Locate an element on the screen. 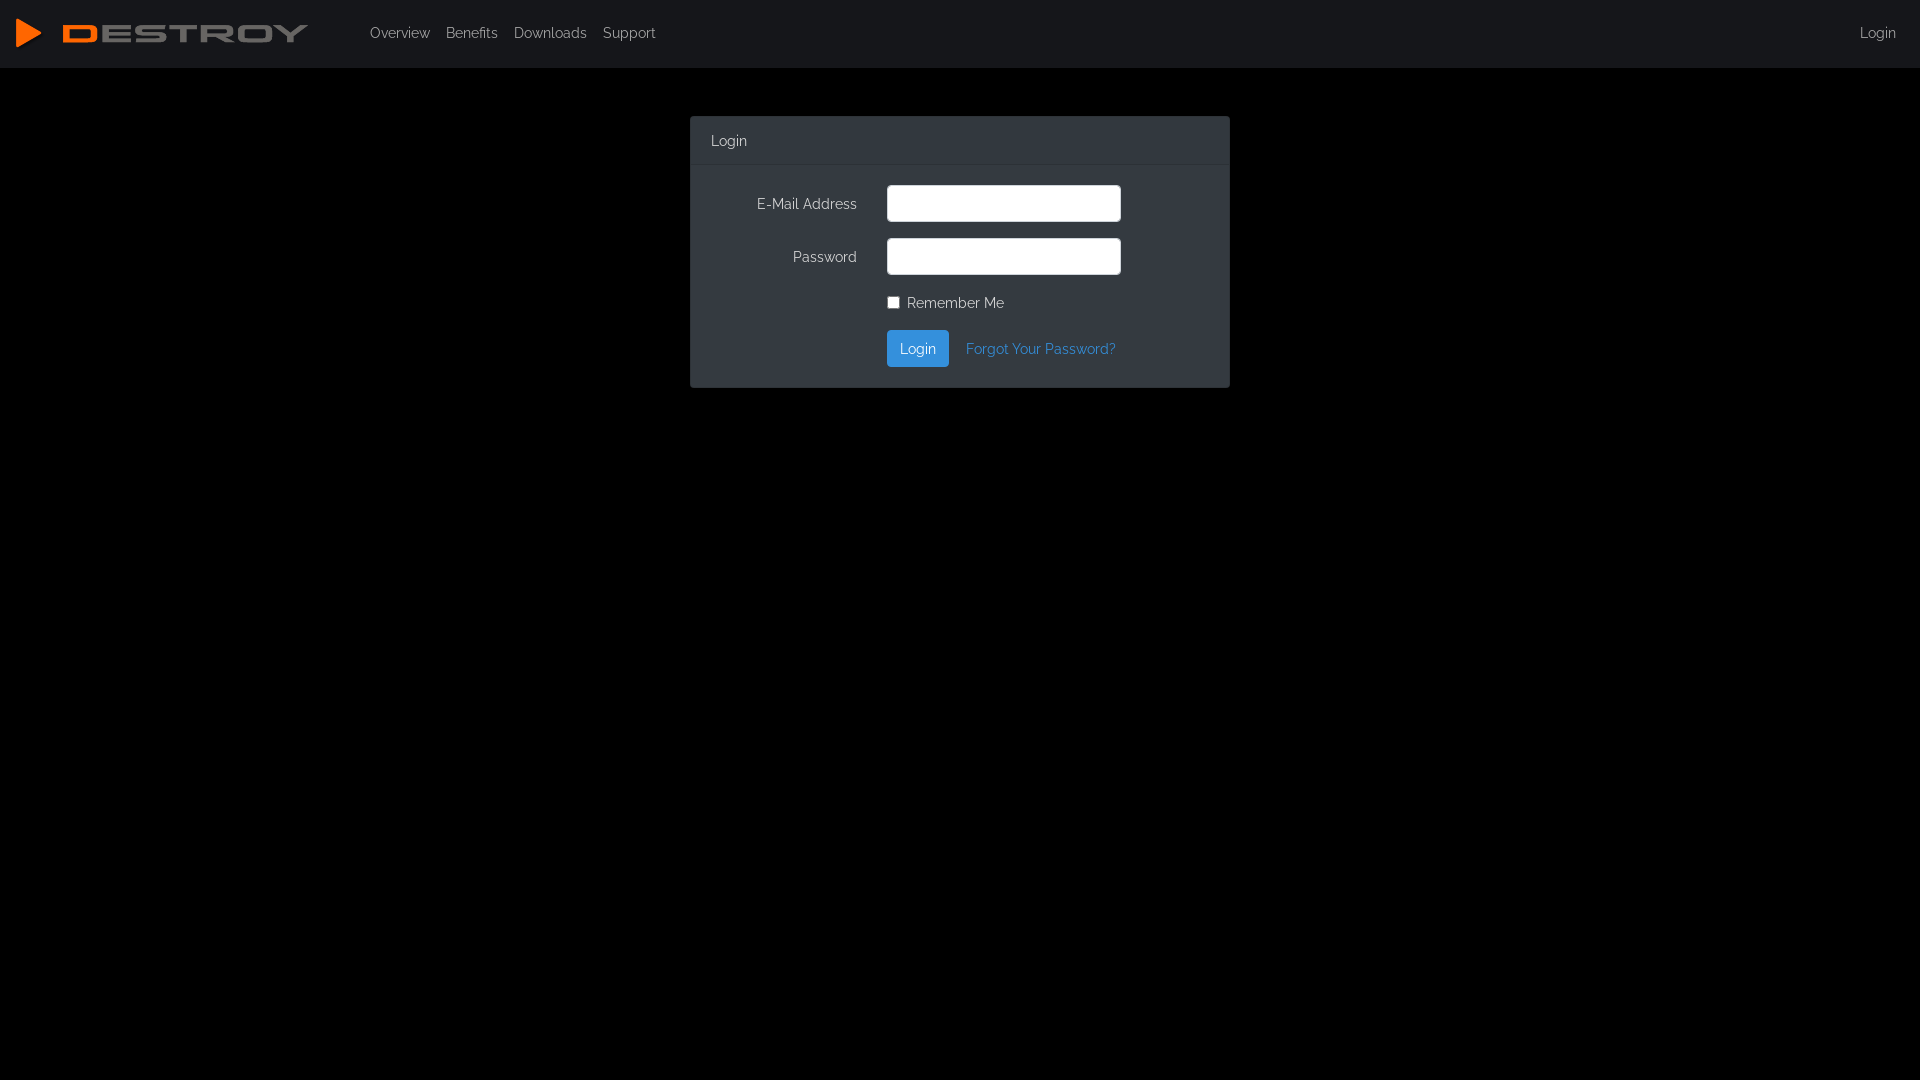  'Downloads' is located at coordinates (550, 32).